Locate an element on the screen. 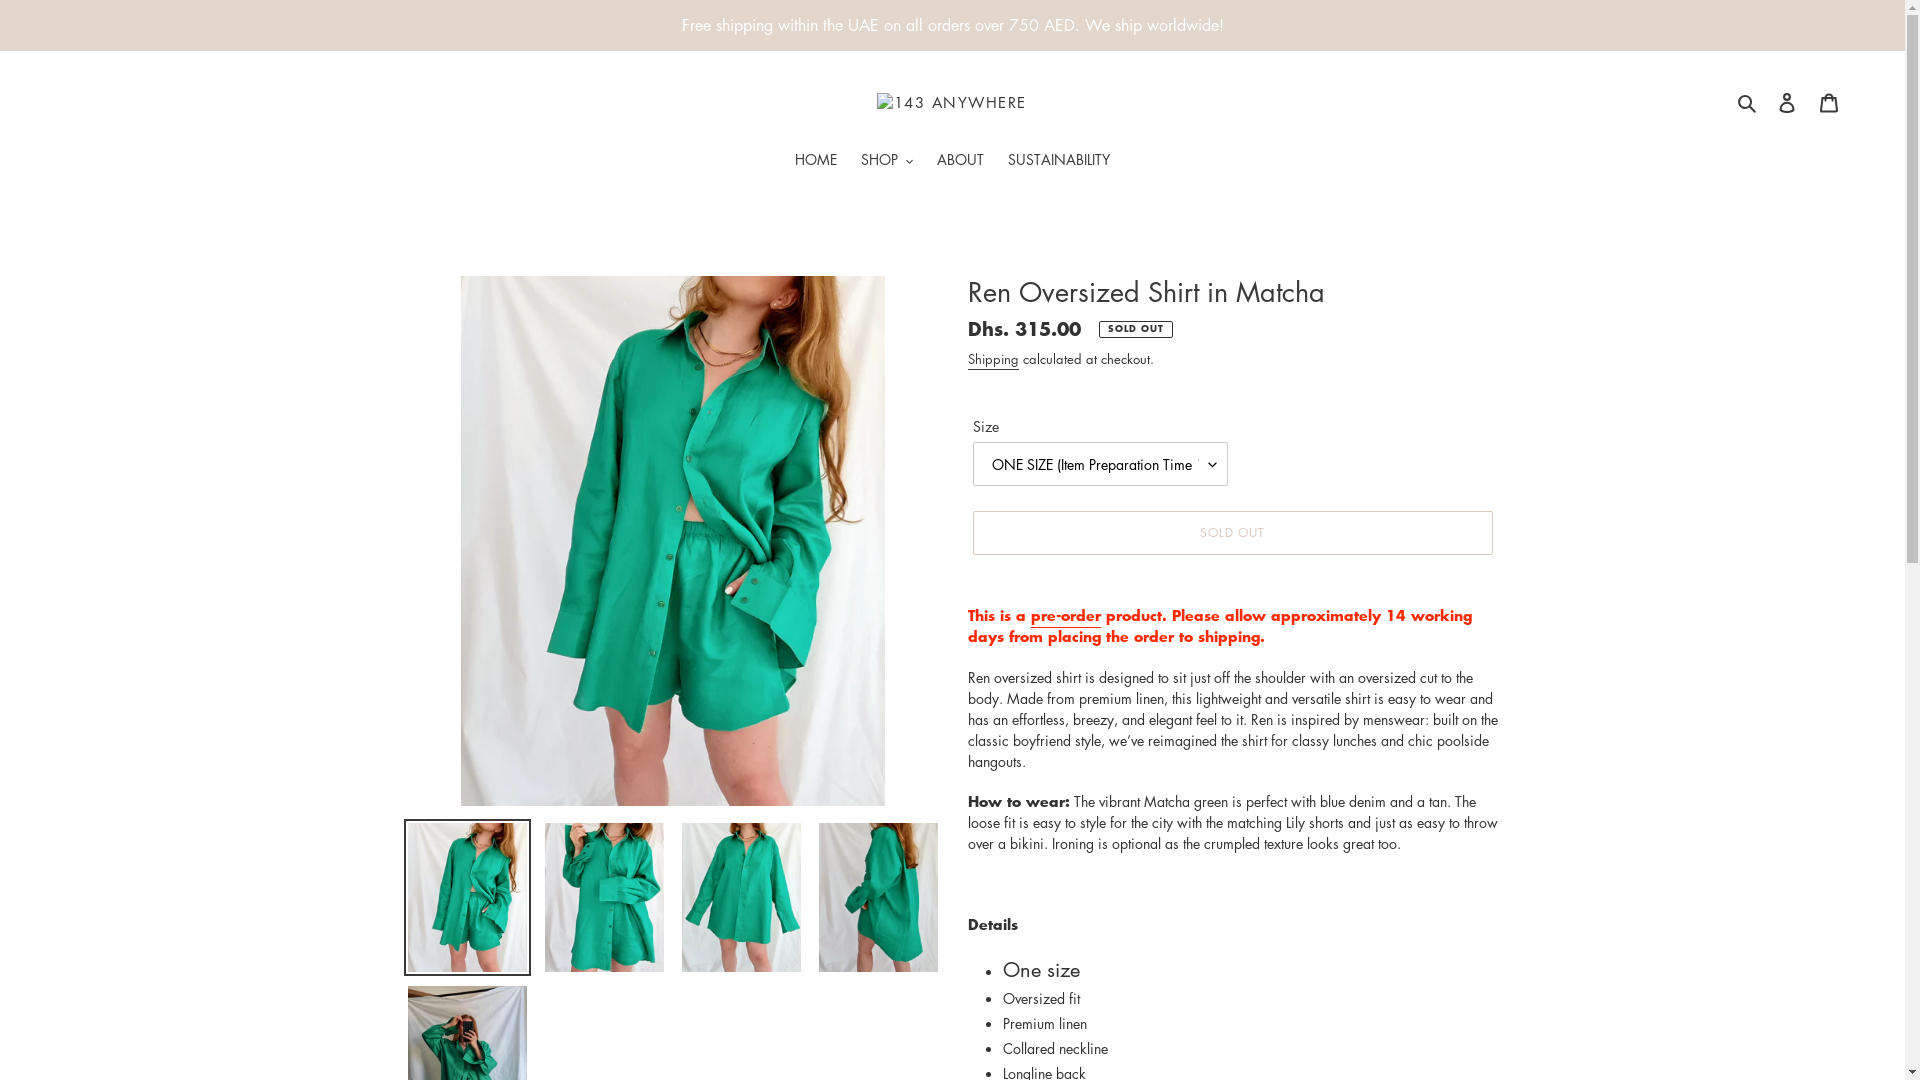 The width and height of the screenshot is (1920, 1080). 'Cart' is located at coordinates (1828, 101).